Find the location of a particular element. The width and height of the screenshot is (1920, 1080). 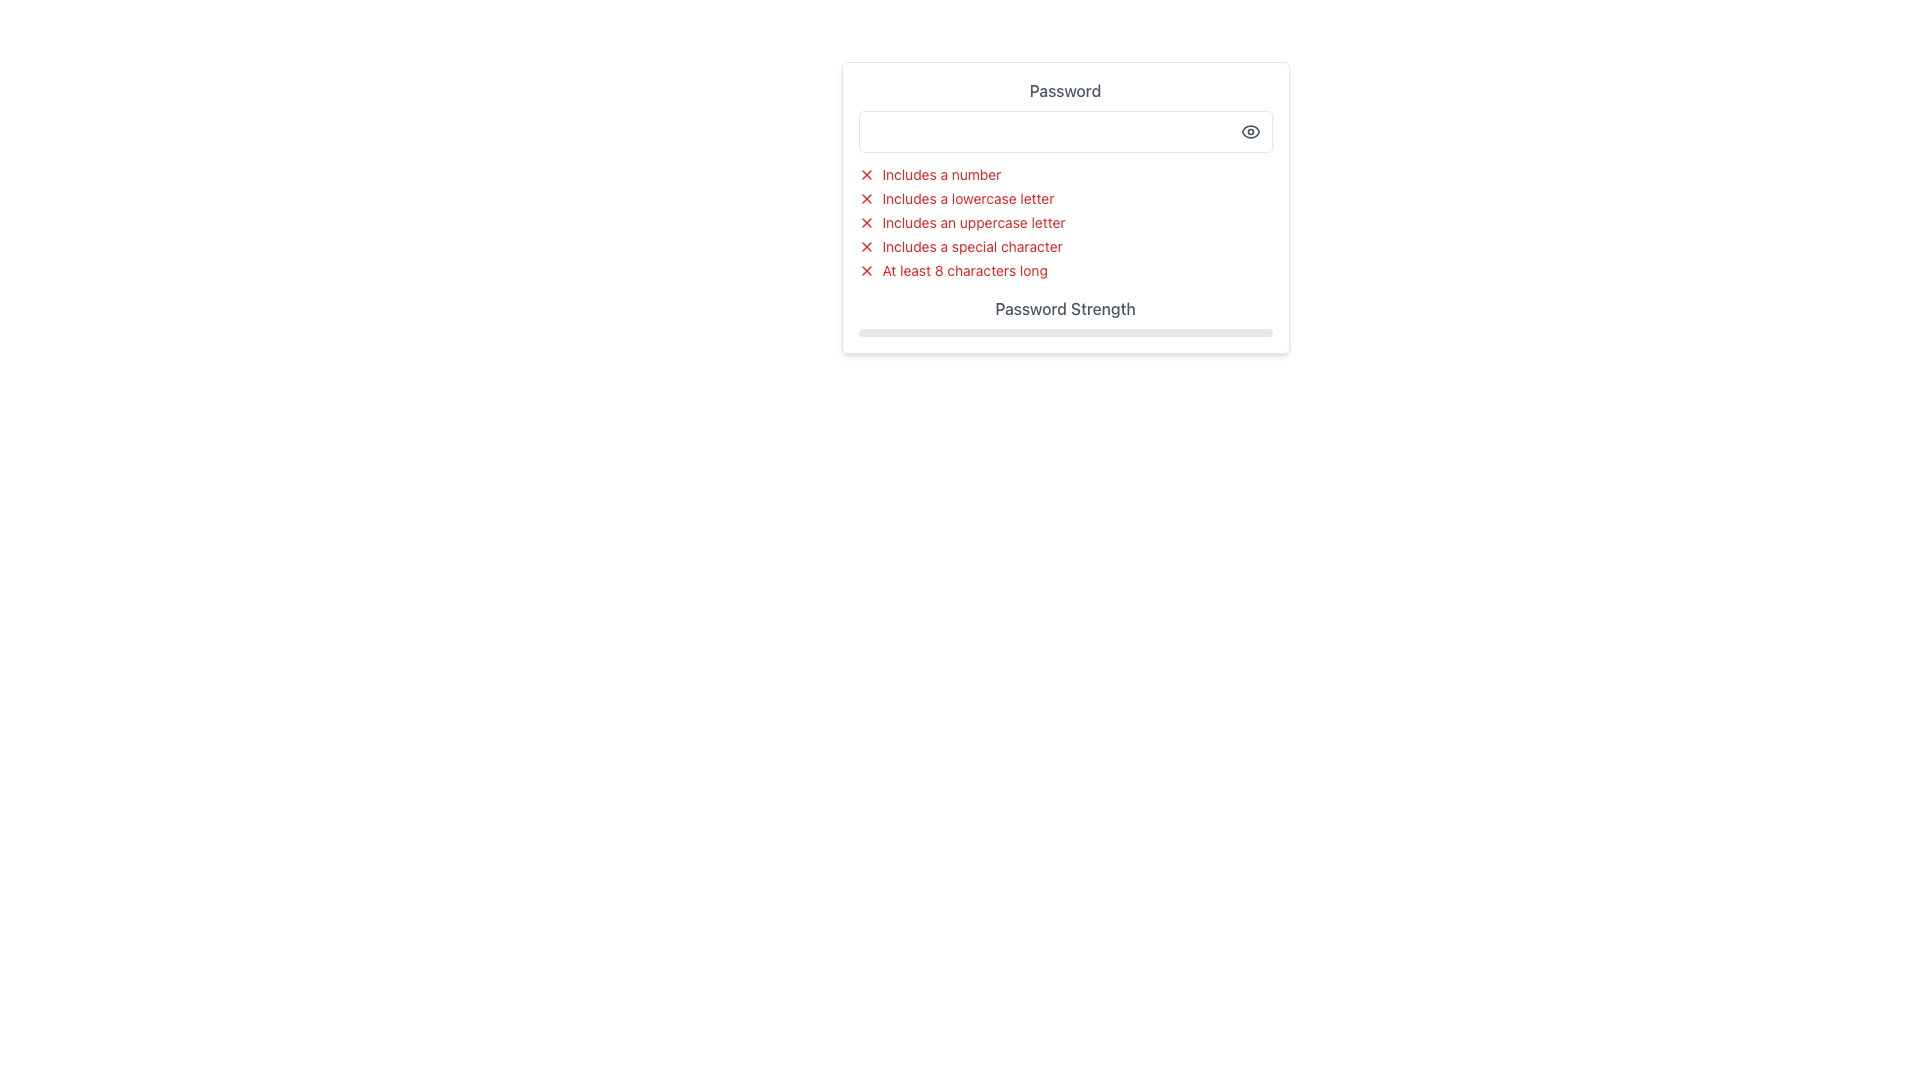

the close icon represented as a red X symbol, which is located at the leftmost part of the text block labeled 'Includes a number' in the password criteria list is located at coordinates (866, 173).